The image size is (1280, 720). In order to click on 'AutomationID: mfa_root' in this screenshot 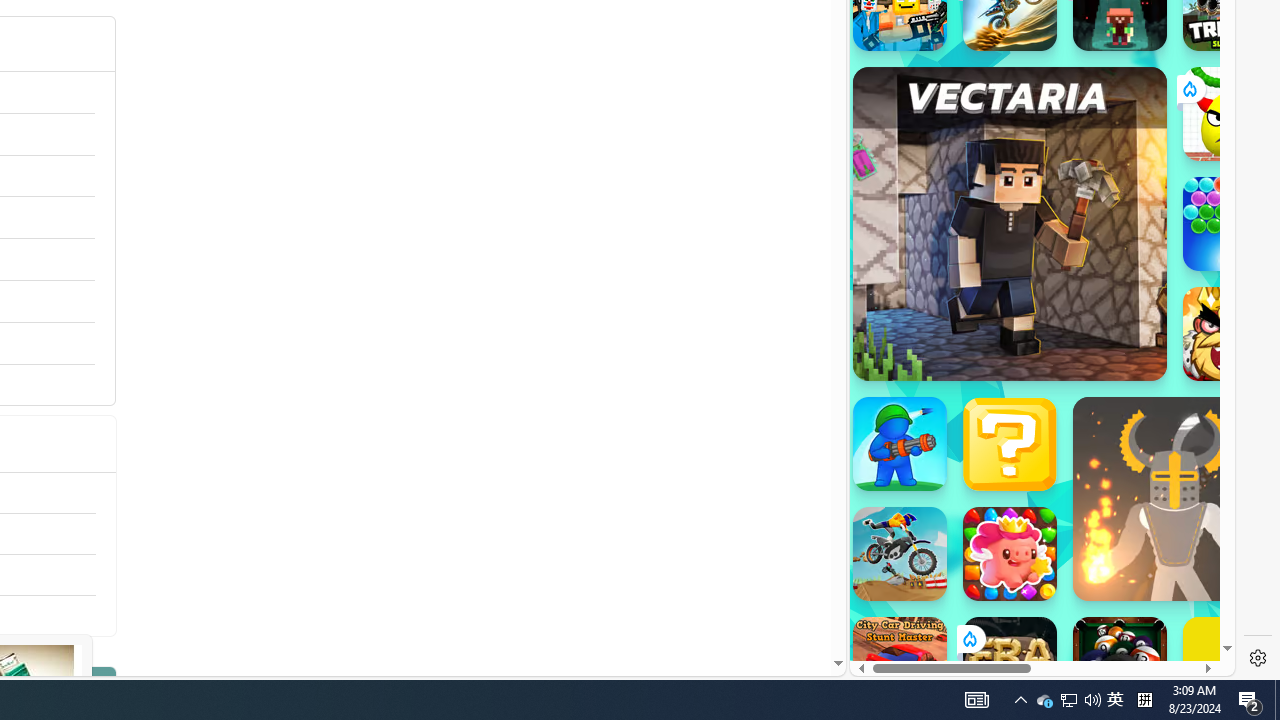, I will do `click(761, 602)`.